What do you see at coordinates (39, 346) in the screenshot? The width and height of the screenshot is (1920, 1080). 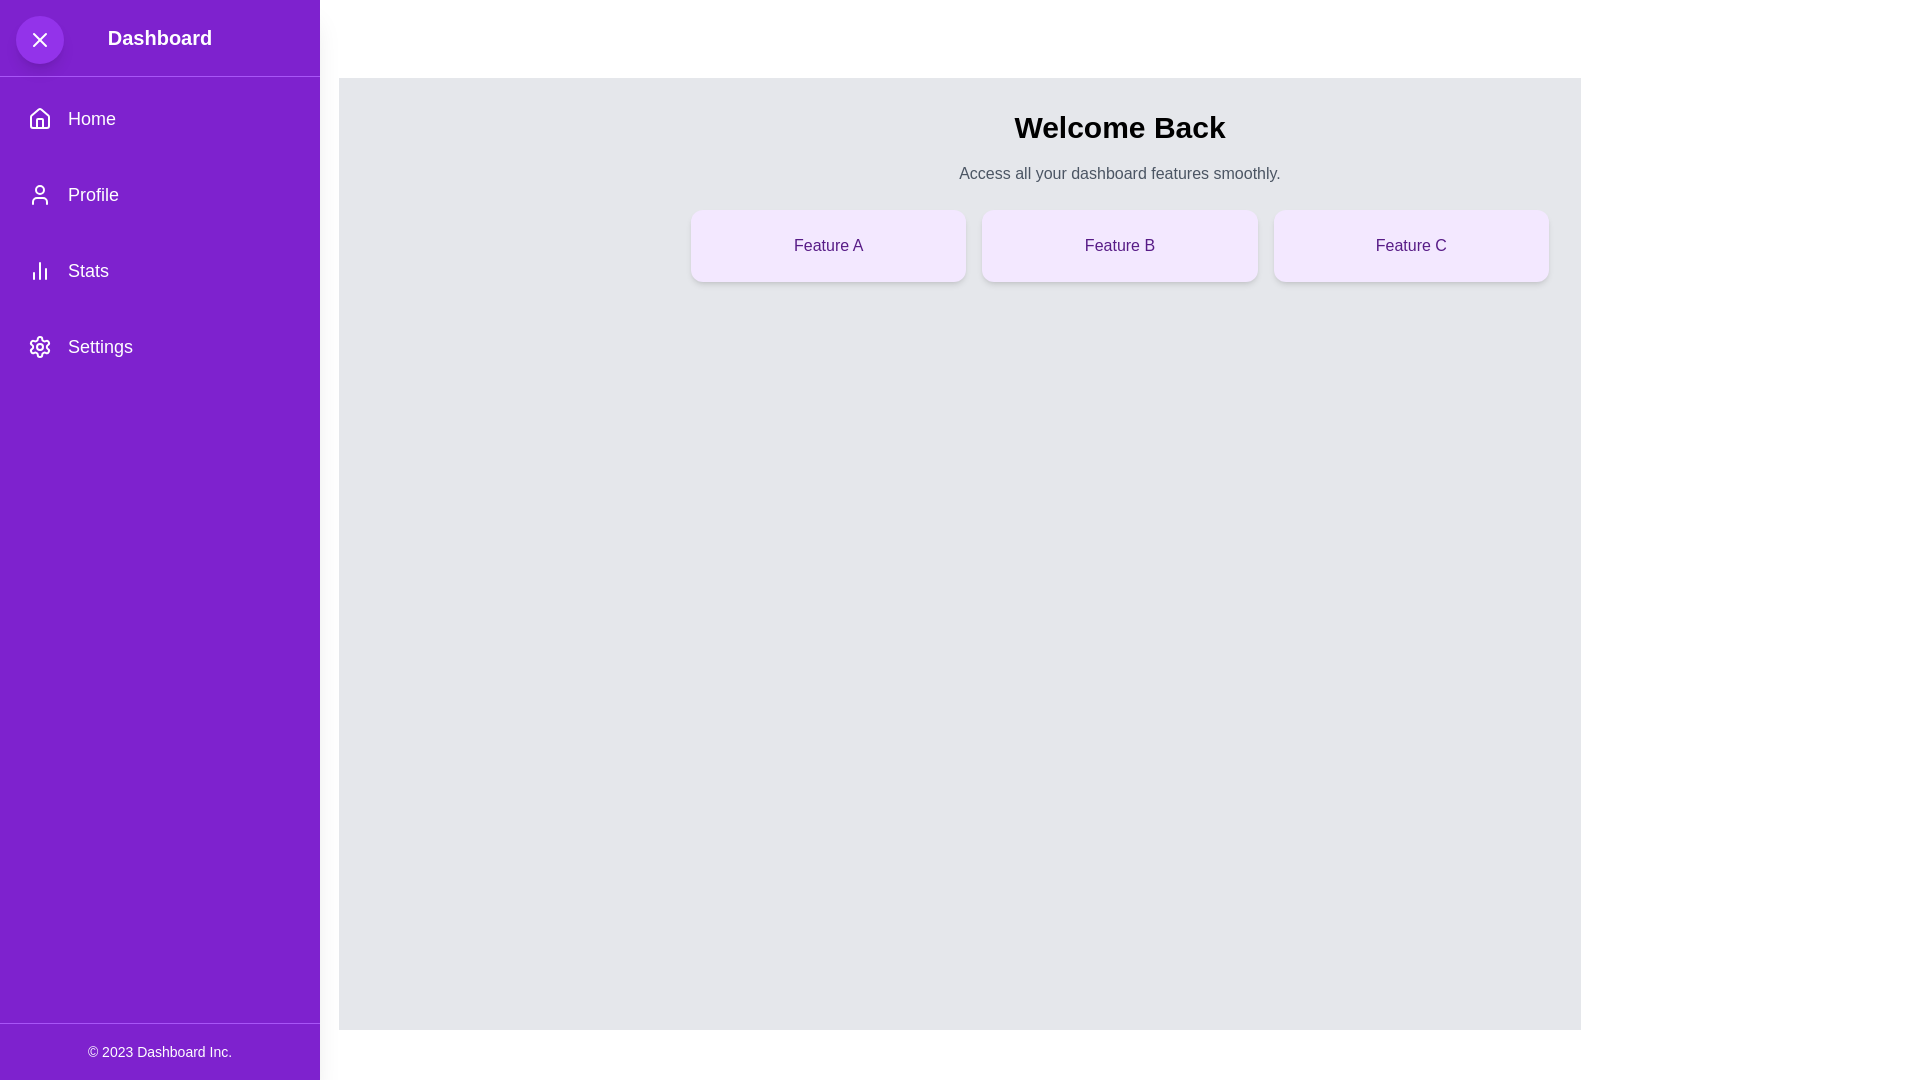 I see `the cogwheel icon located in the Settings menu of the left-side navigation bar, positioned next to the text 'Settings'` at bounding box center [39, 346].